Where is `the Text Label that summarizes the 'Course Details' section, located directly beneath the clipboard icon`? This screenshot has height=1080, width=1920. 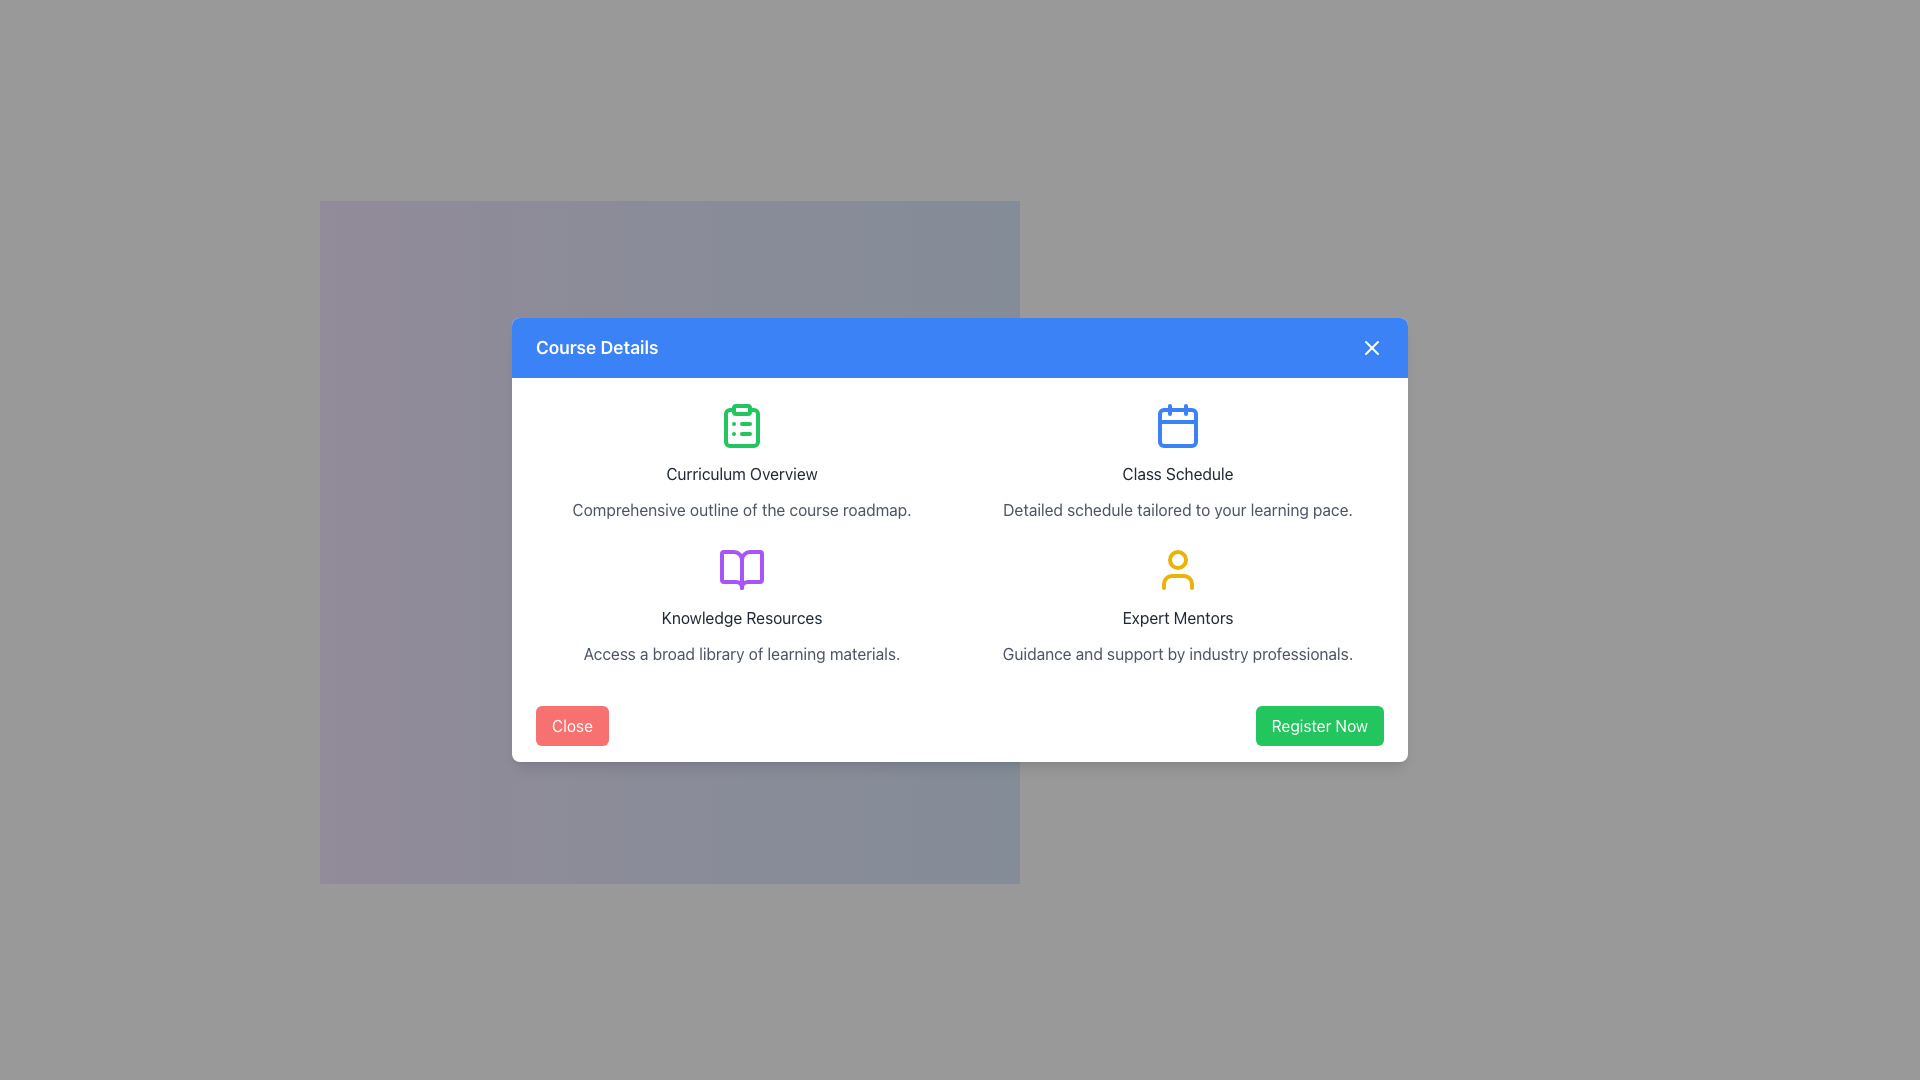
the Text Label that summarizes the 'Course Details' section, located directly beneath the clipboard icon is located at coordinates (741, 474).